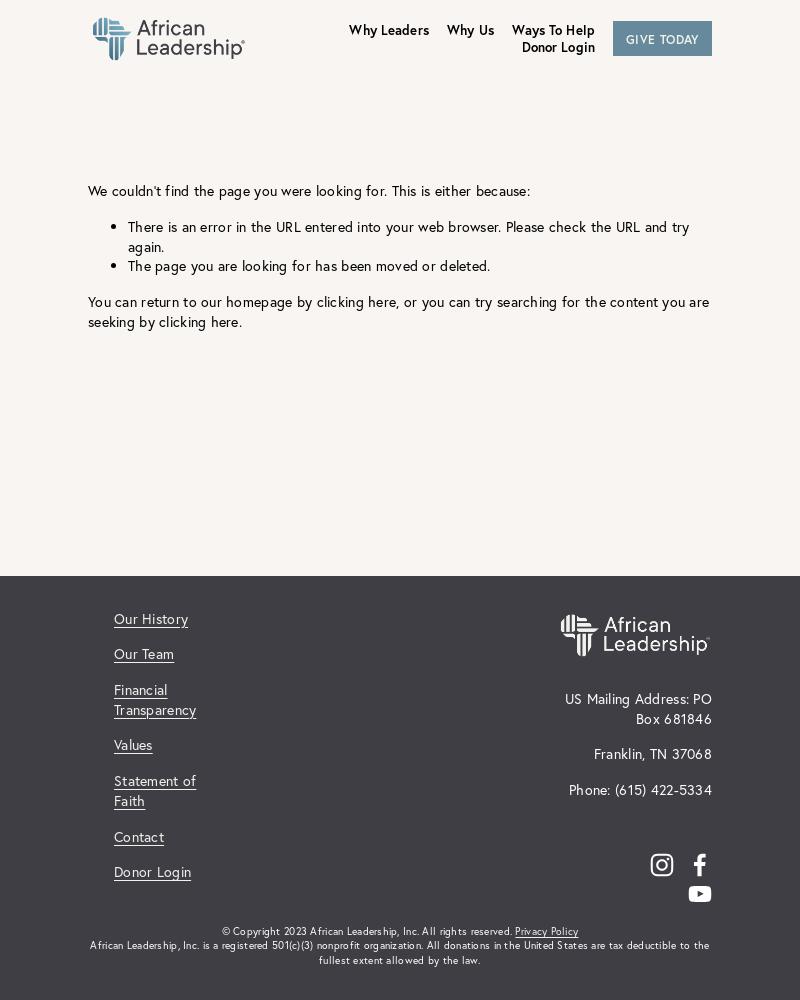  Describe the element at coordinates (144, 653) in the screenshot. I see `'Our Team'` at that location.